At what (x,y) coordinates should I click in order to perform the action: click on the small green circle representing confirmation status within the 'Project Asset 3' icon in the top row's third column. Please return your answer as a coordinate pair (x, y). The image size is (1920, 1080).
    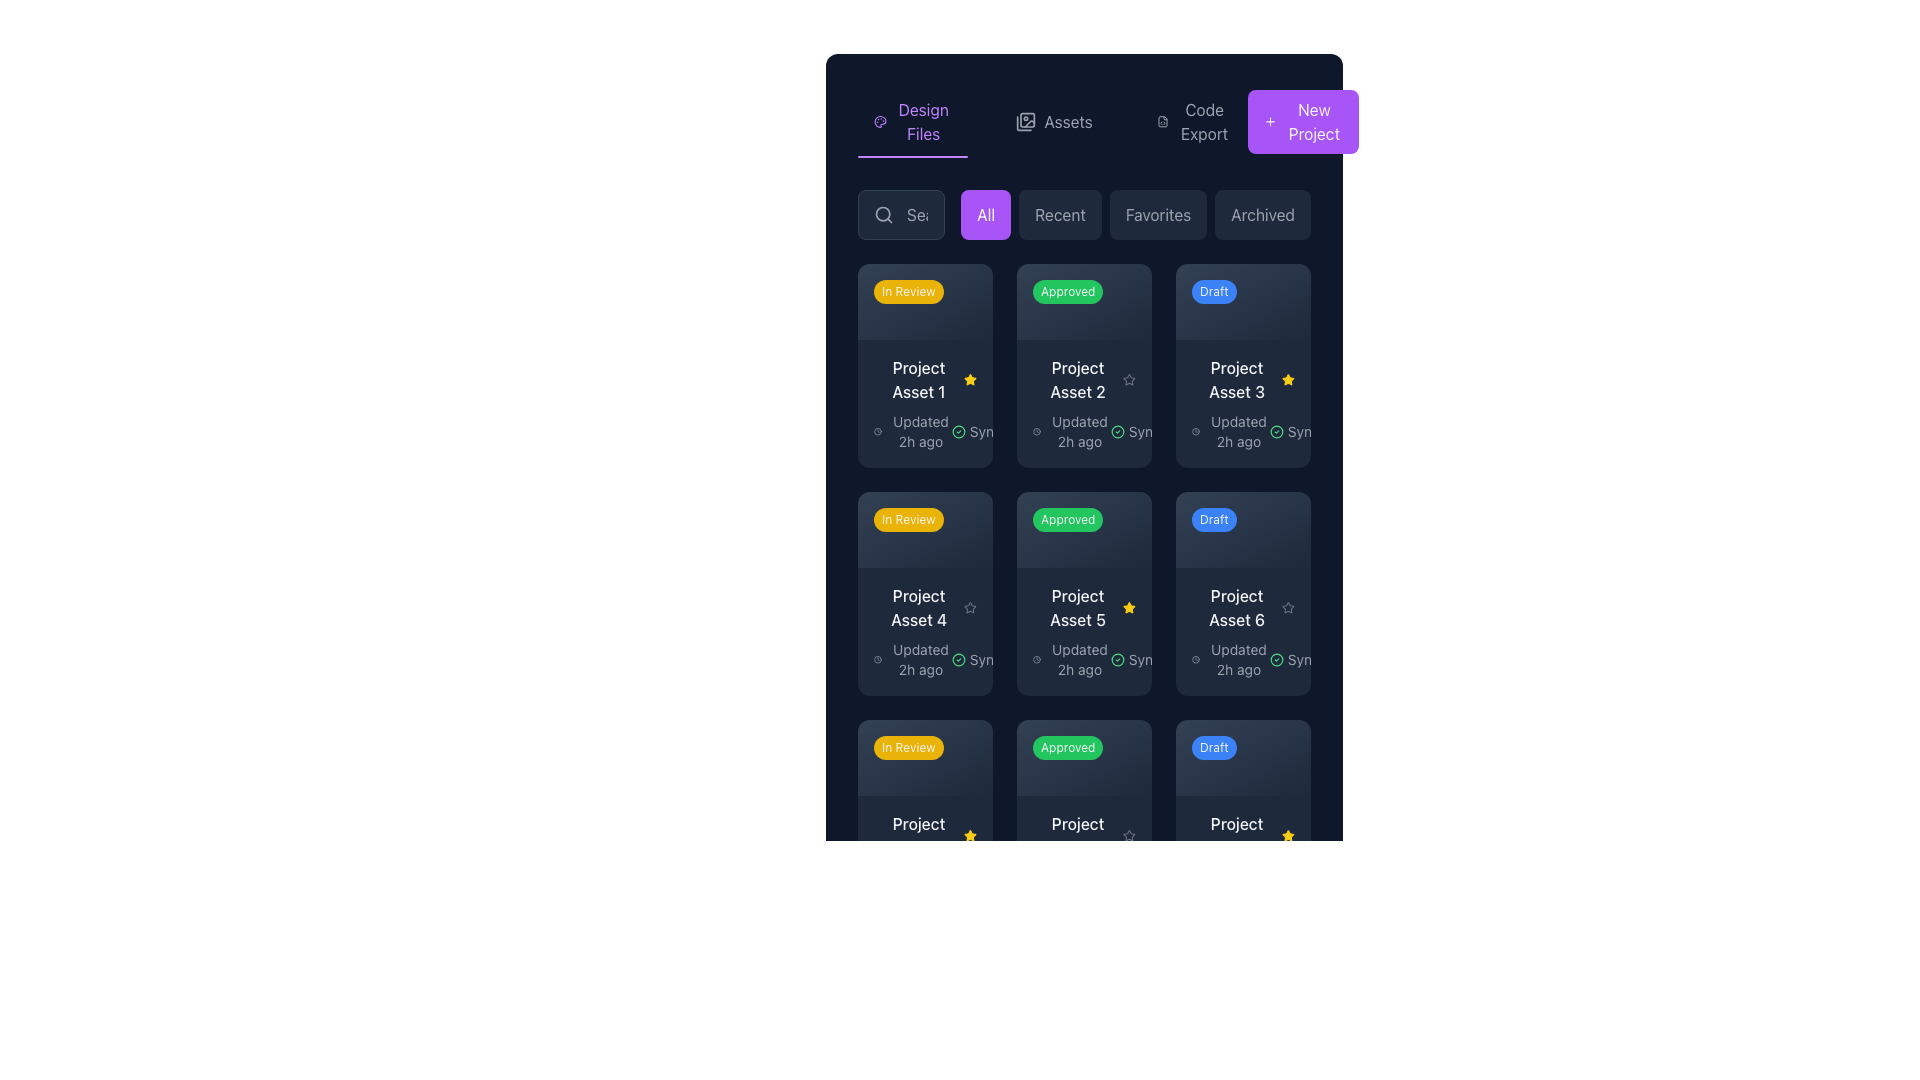
    Looking at the image, I should click on (1275, 430).